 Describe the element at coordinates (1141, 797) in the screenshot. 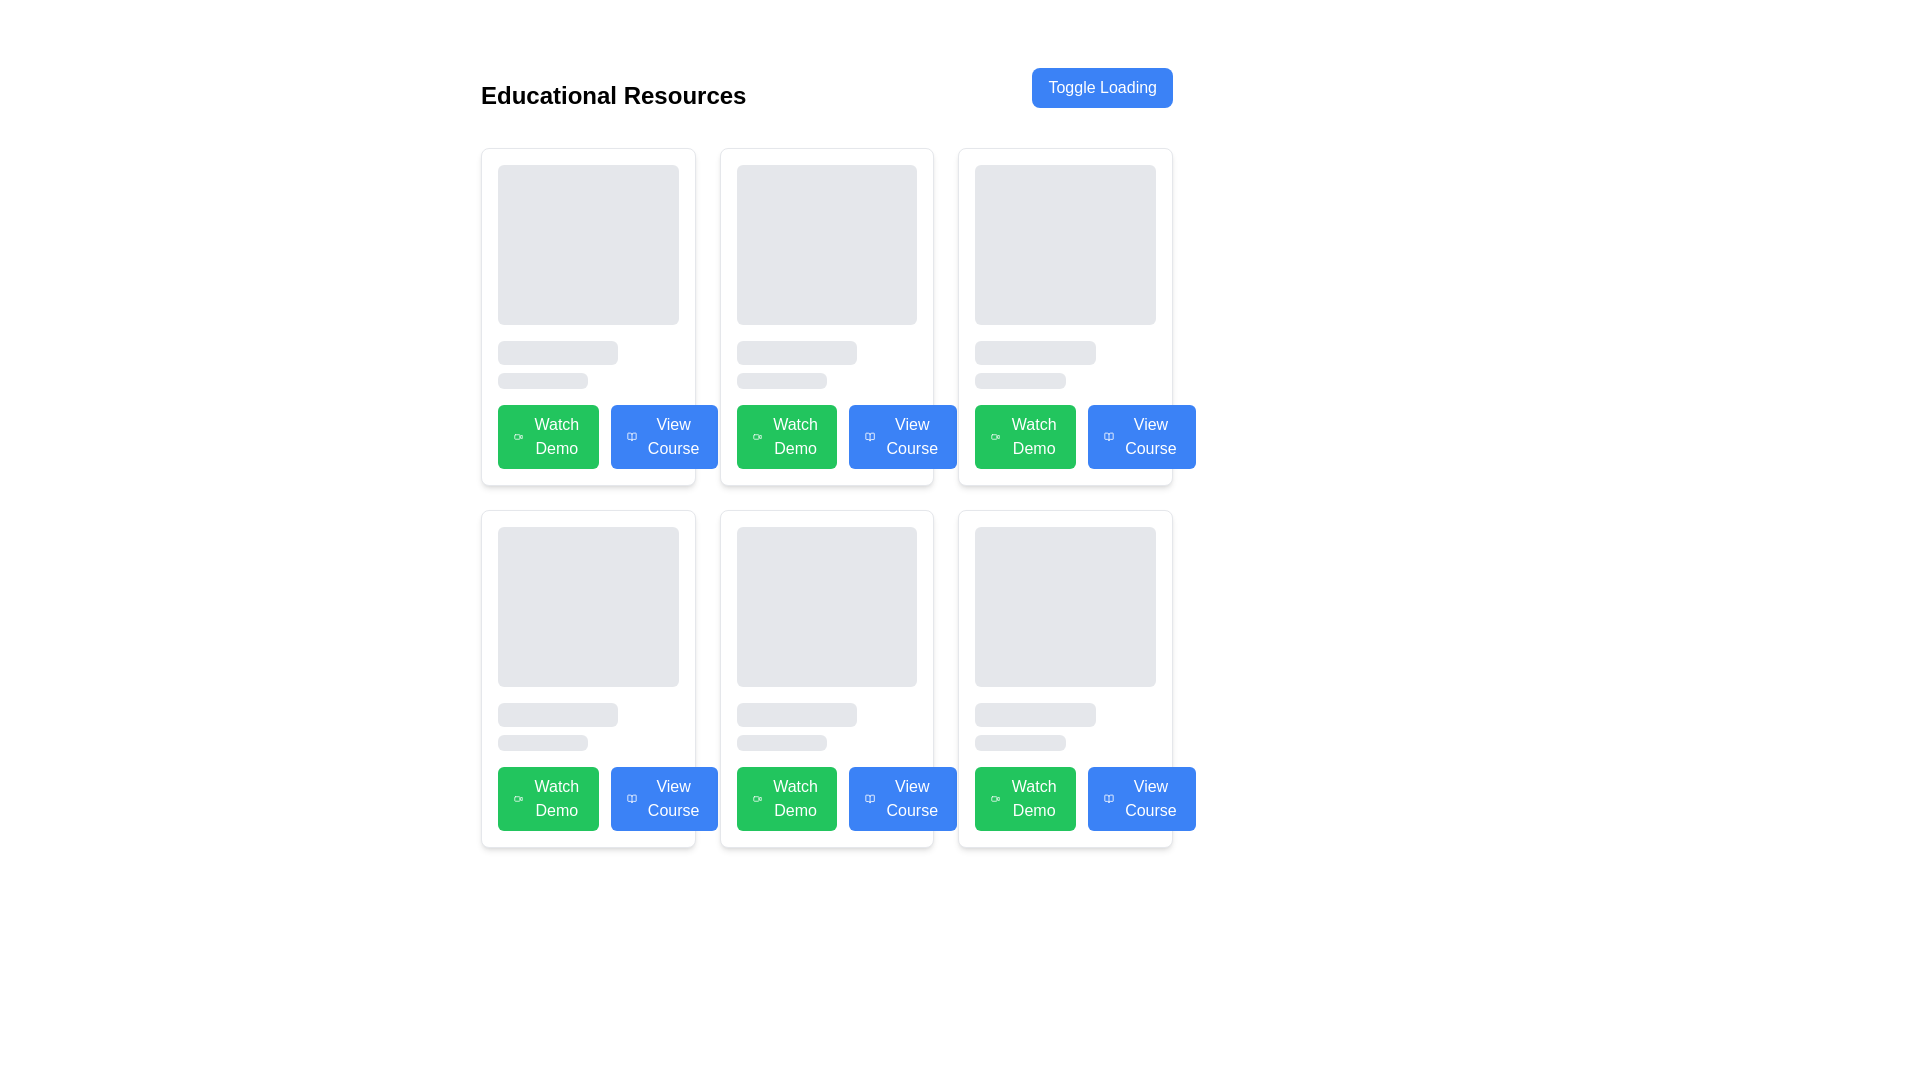

I see `the 'View Course' button located in the lower-right corner of its card` at that location.